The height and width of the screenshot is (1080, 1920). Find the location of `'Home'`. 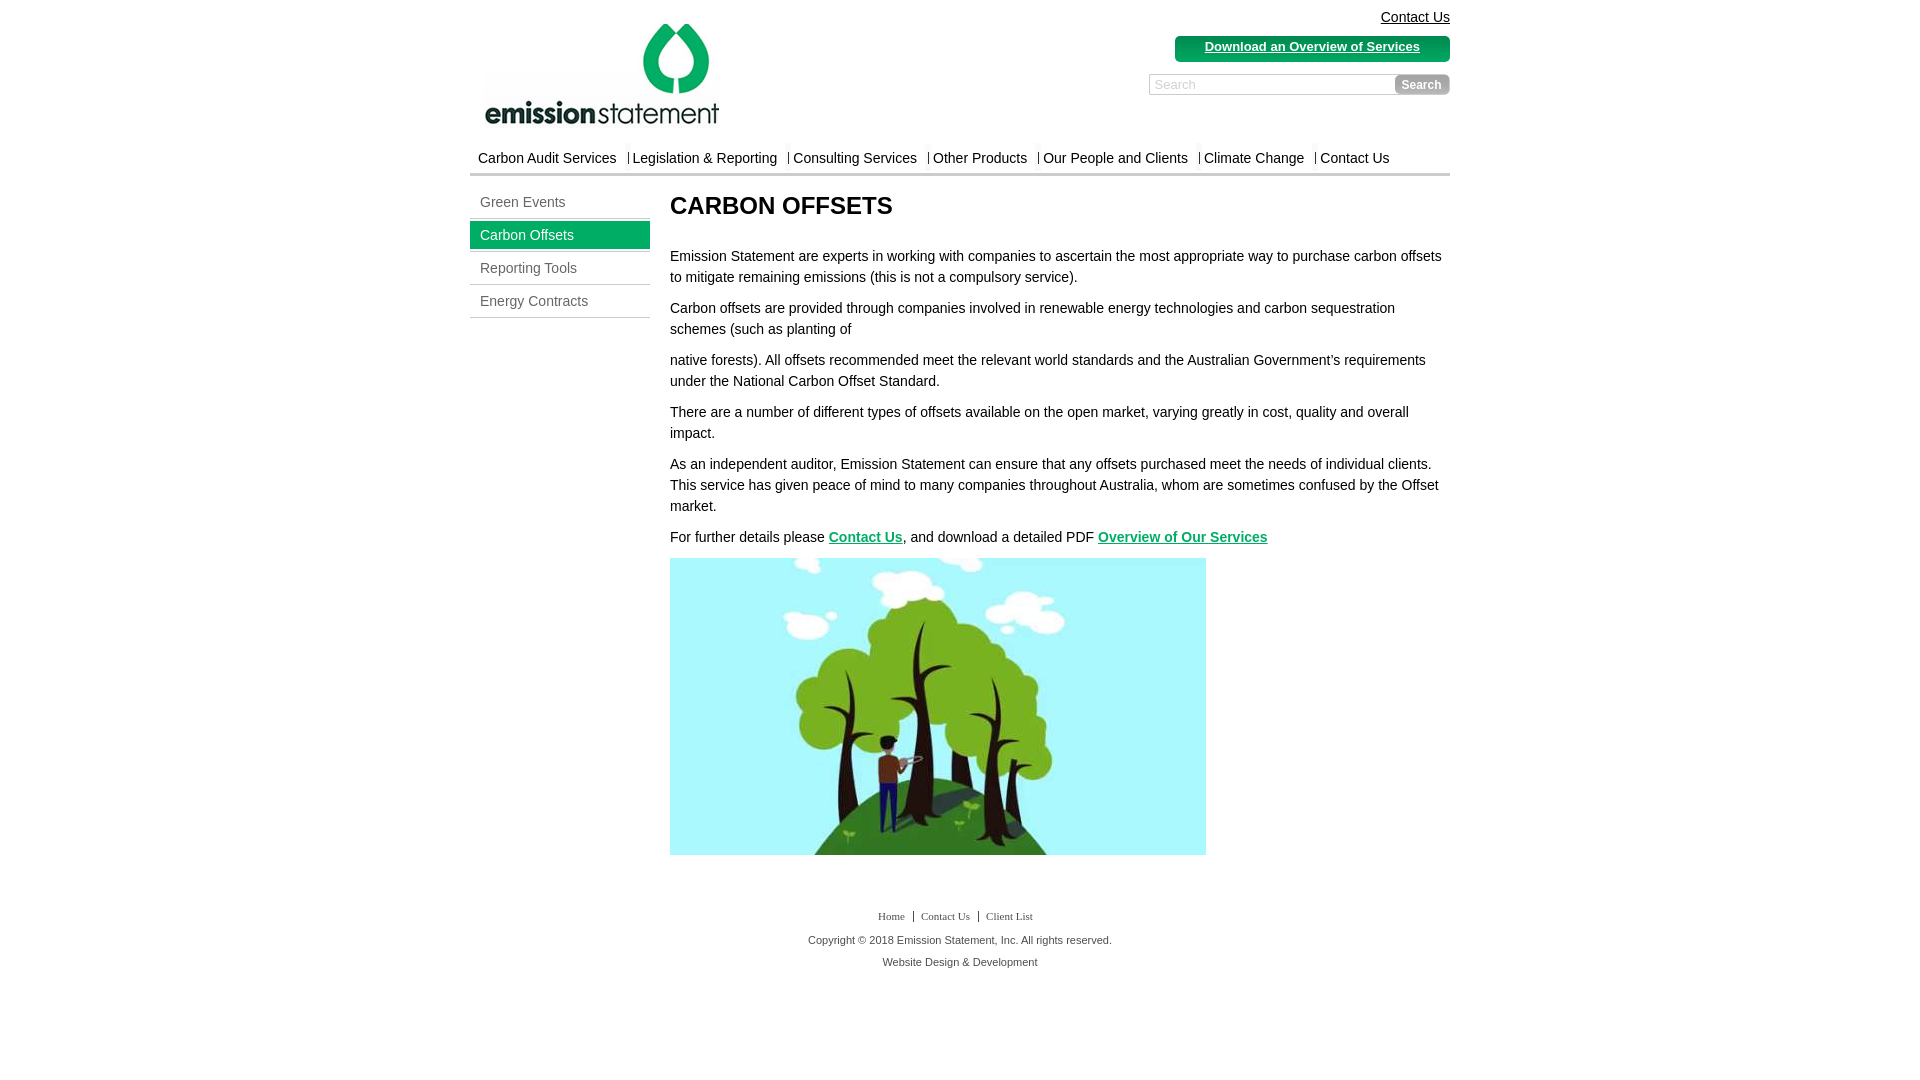

'Home' is located at coordinates (890, 915).